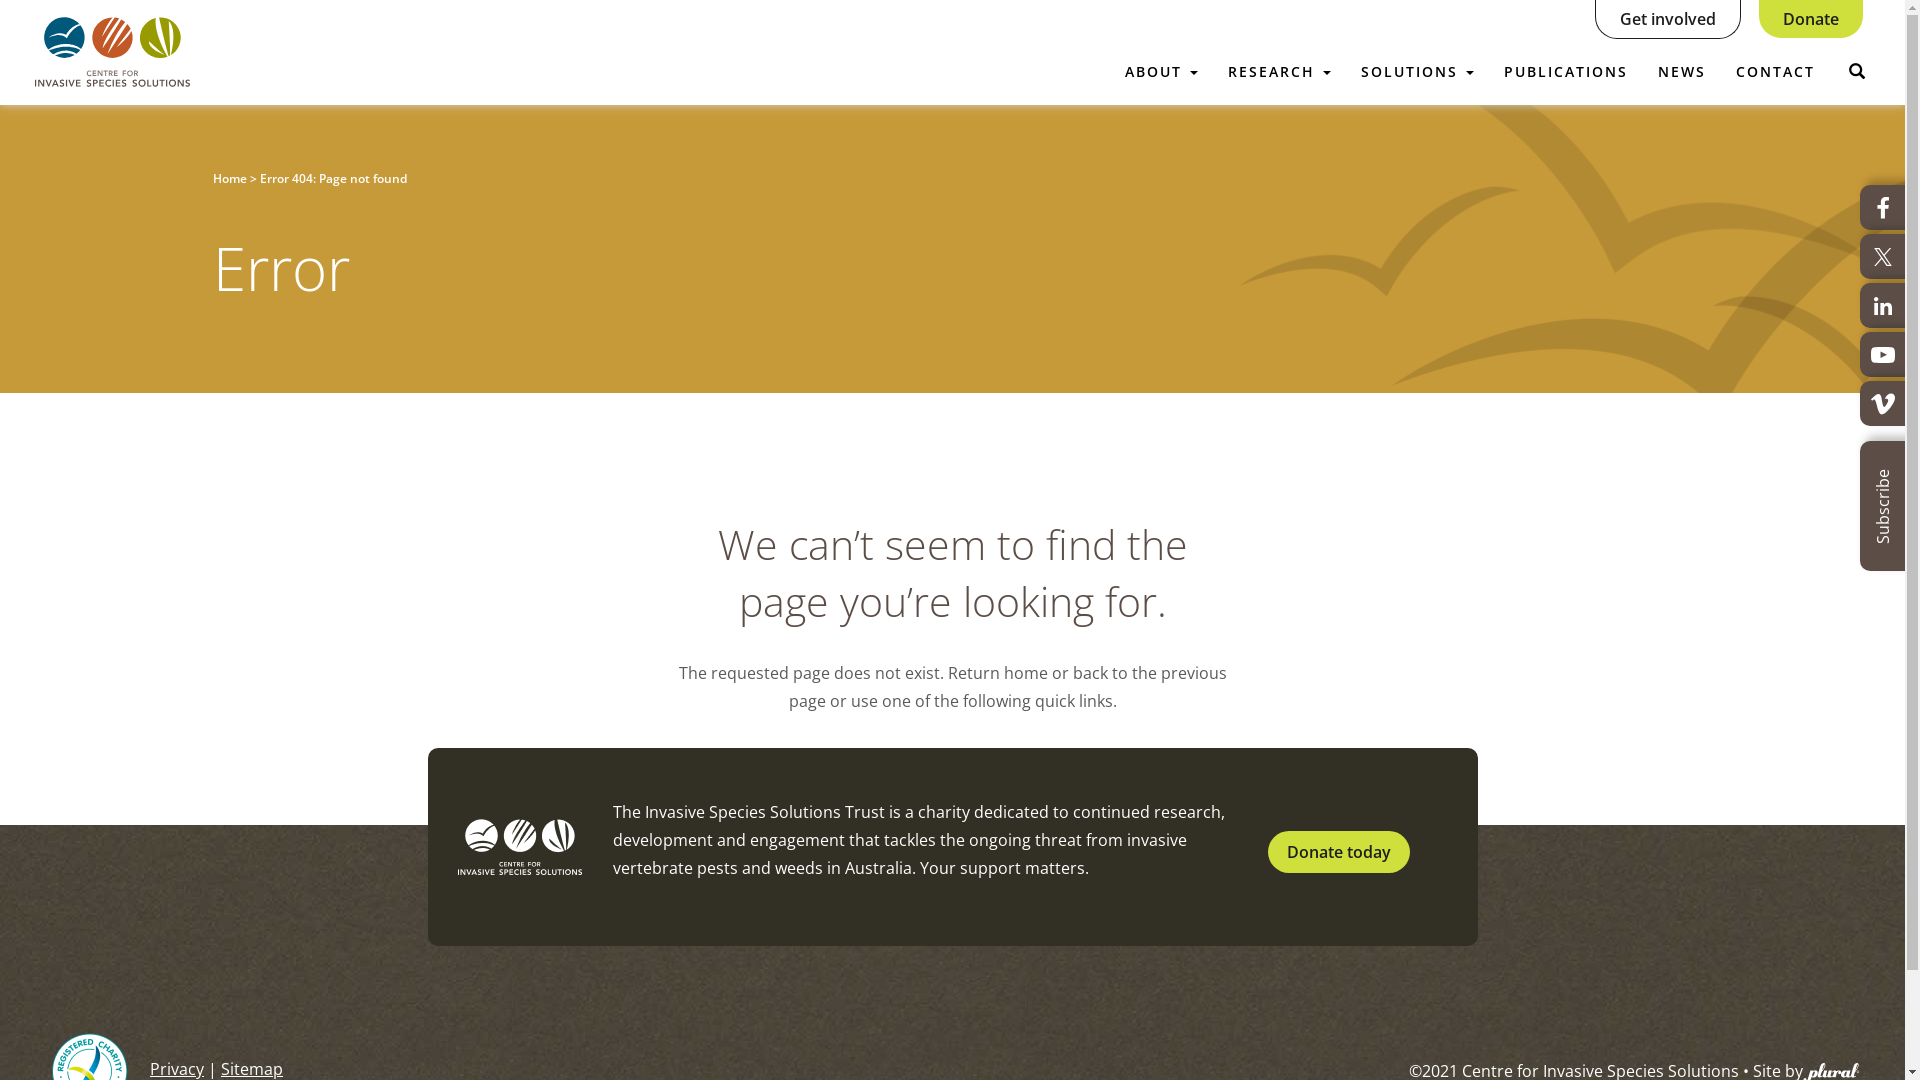  Describe the element at coordinates (1775, 48) in the screenshot. I see `'CONTACT'` at that location.